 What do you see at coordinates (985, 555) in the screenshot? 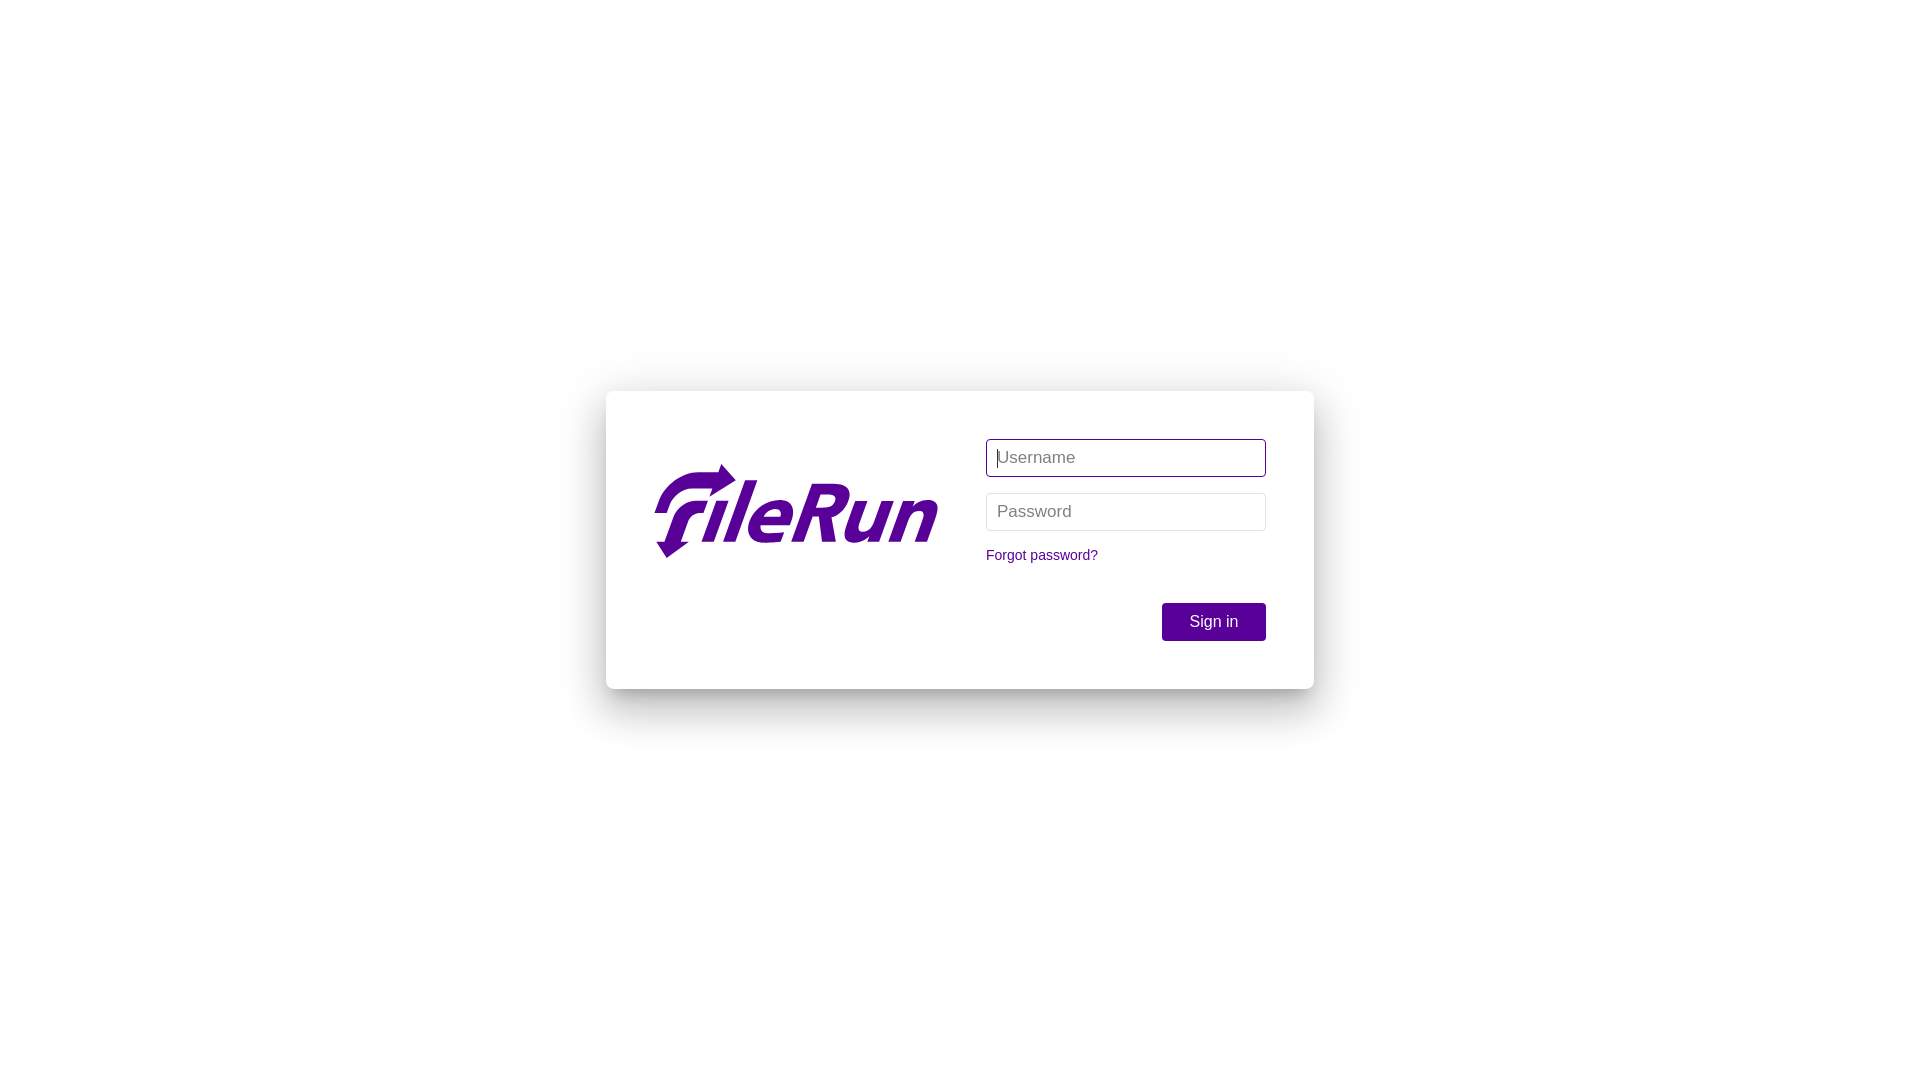
I see `'Forgot password?'` at bounding box center [985, 555].